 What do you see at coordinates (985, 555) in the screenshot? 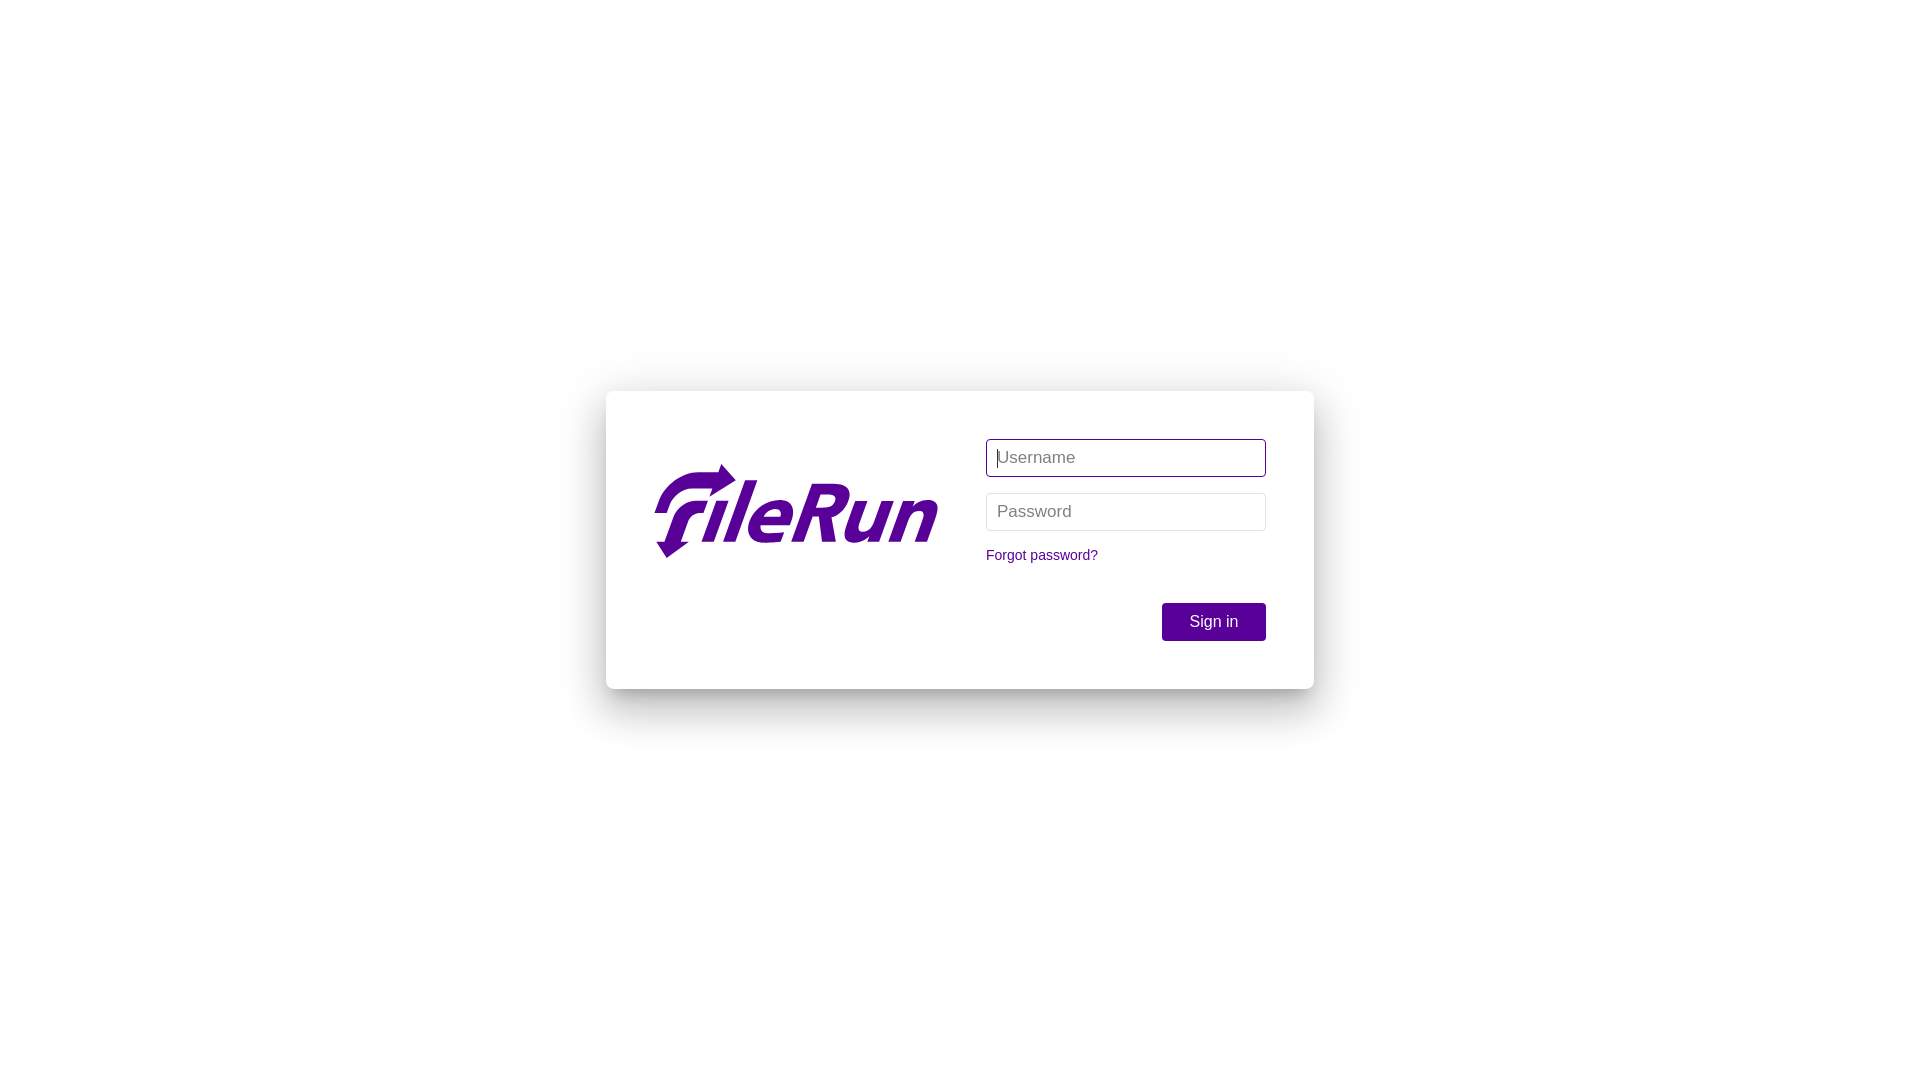
I see `'Forgot password?'` at bounding box center [985, 555].